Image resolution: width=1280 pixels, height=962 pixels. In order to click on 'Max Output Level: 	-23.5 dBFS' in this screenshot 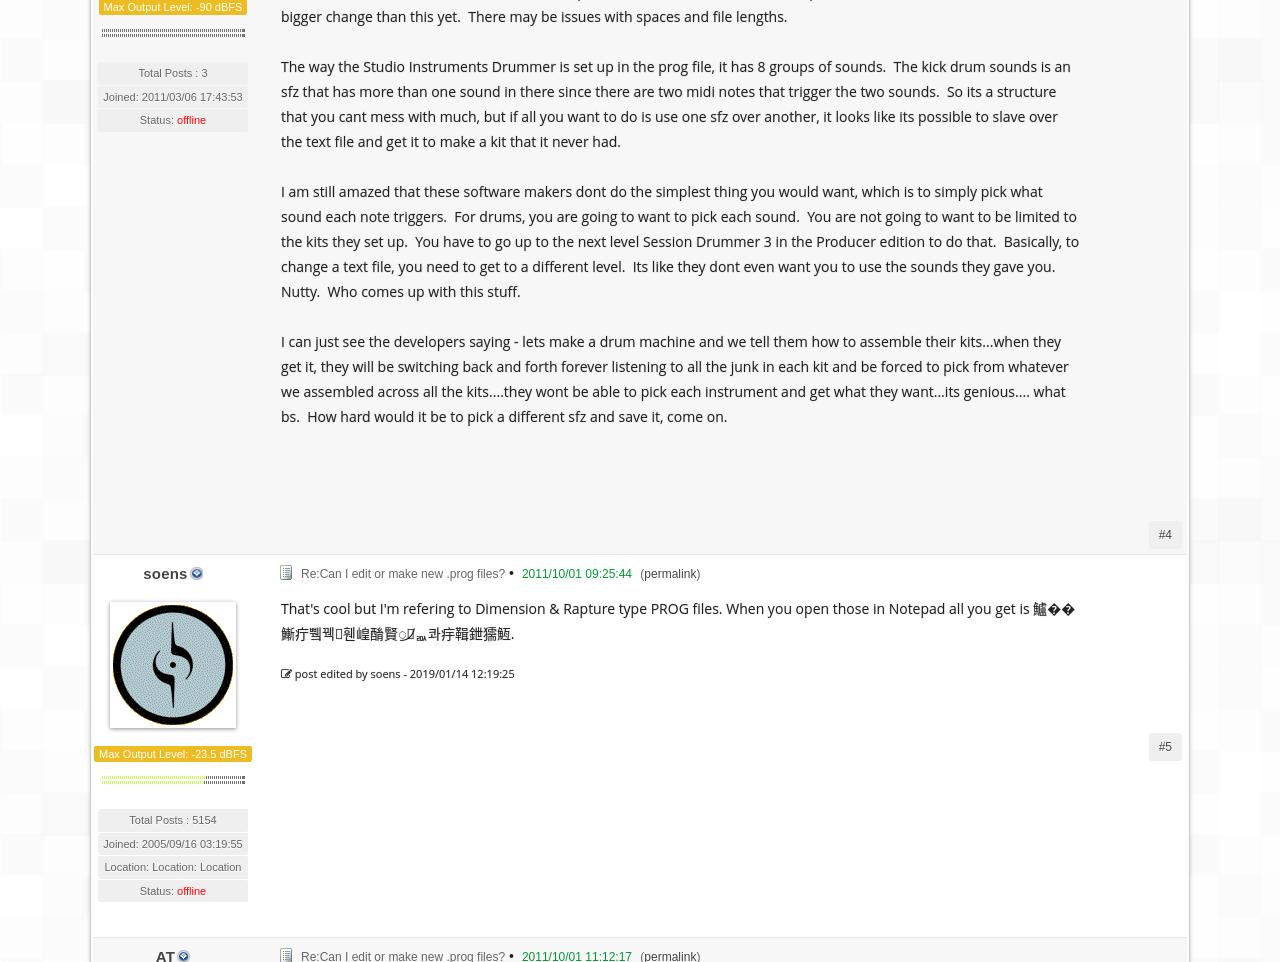, I will do `click(172, 754)`.